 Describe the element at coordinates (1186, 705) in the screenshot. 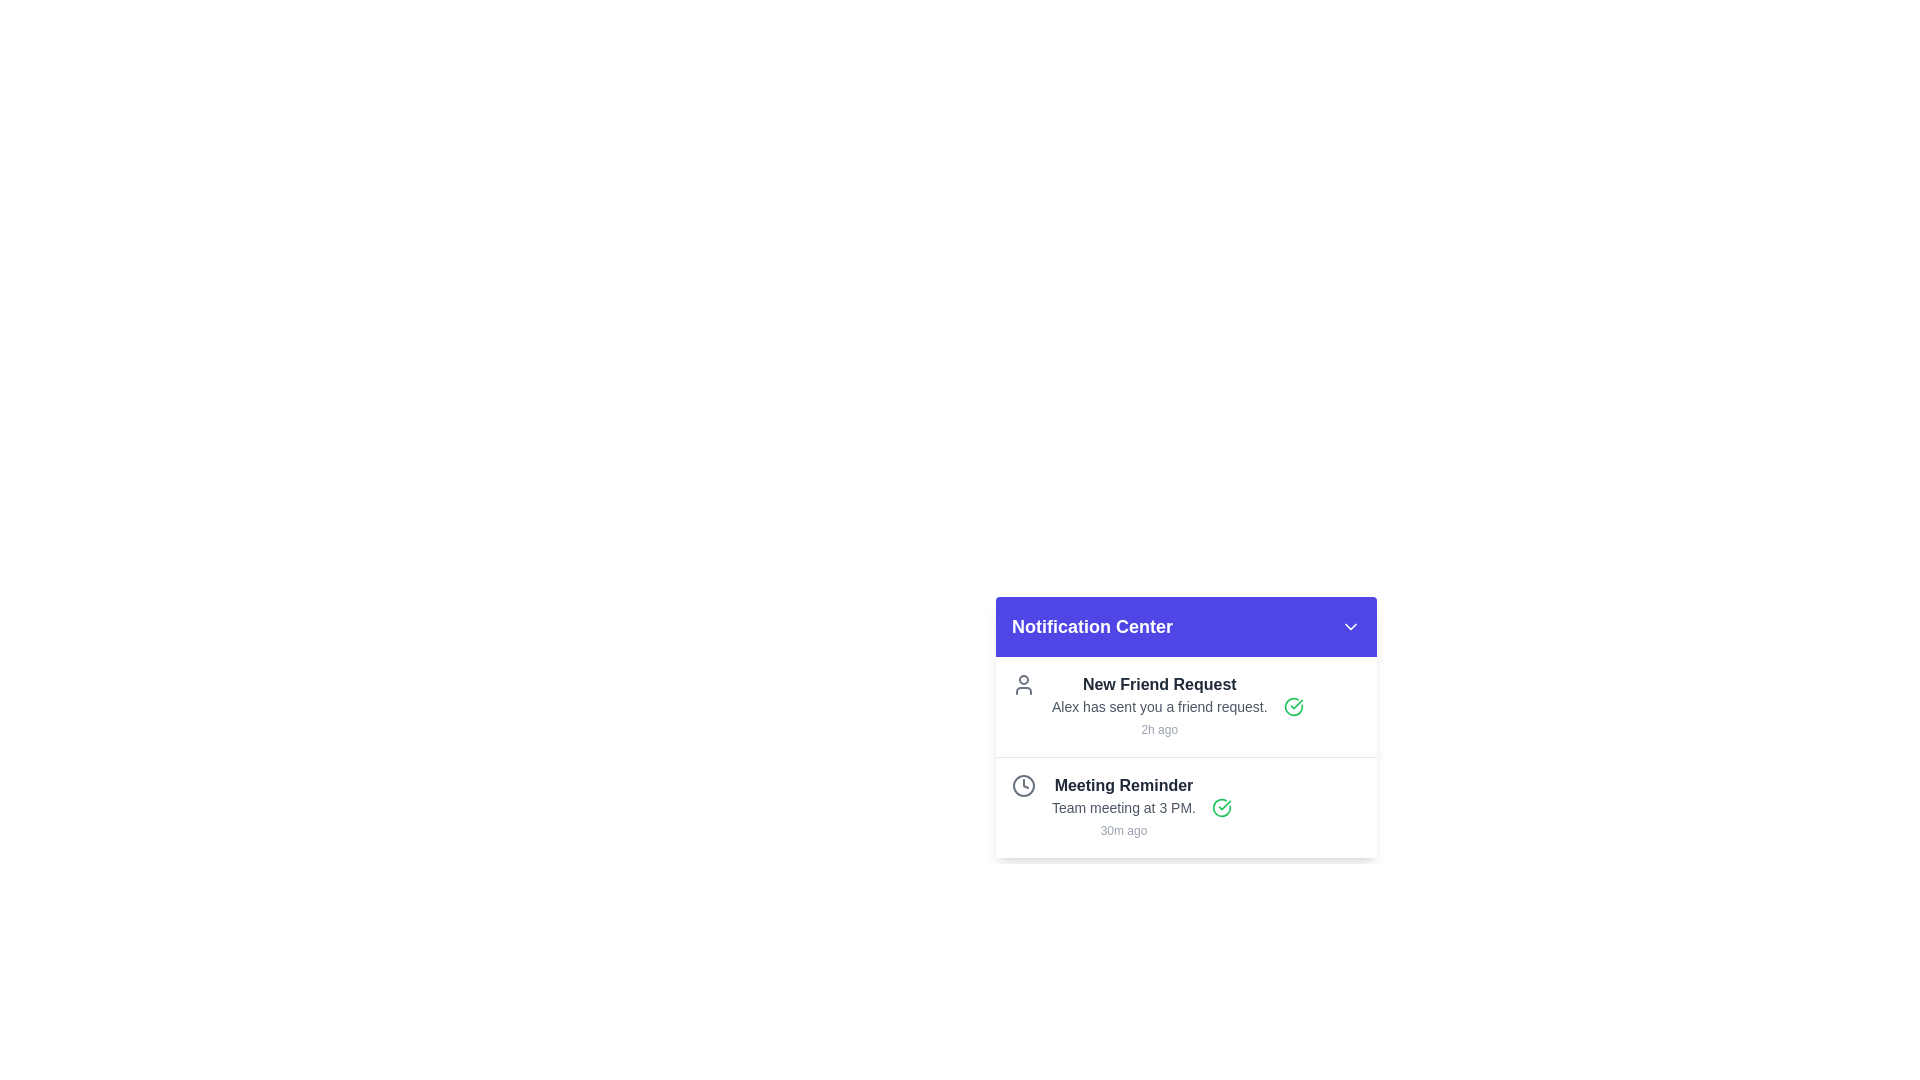

I see `the first notification item in the Notification Center to interact with the new friend request` at that location.